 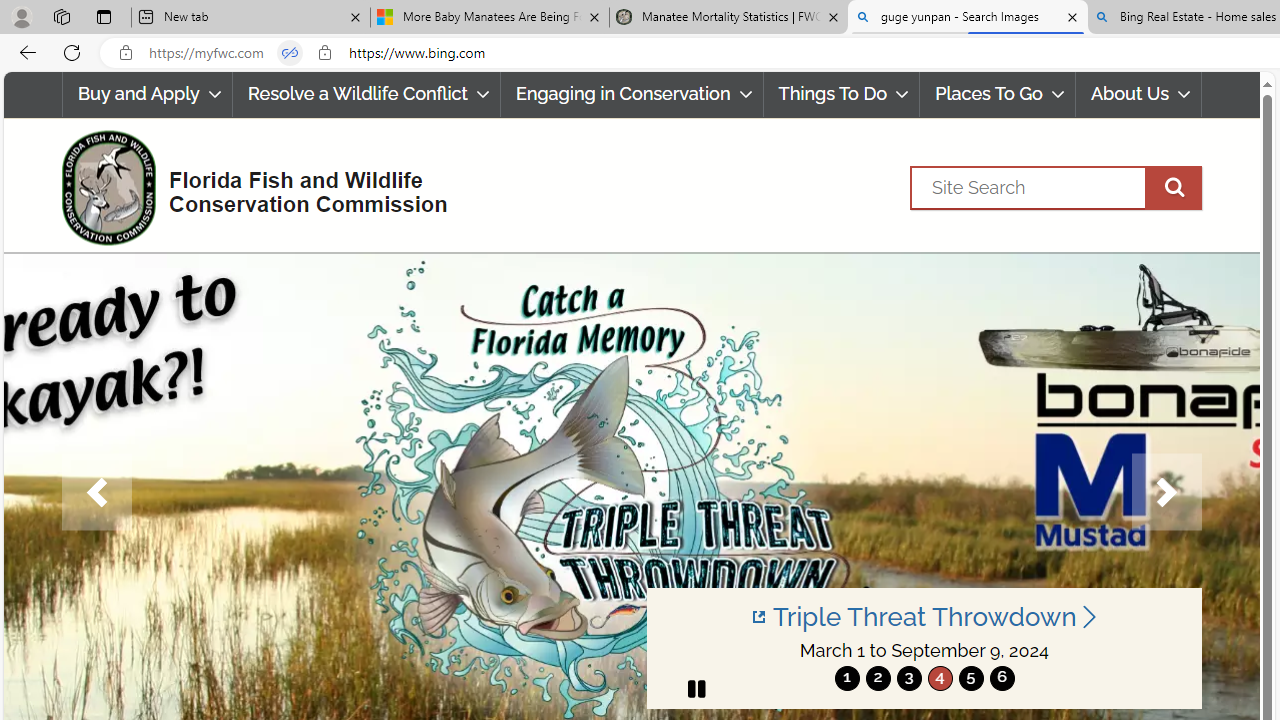 What do you see at coordinates (907, 677) in the screenshot?
I see `'3'` at bounding box center [907, 677].